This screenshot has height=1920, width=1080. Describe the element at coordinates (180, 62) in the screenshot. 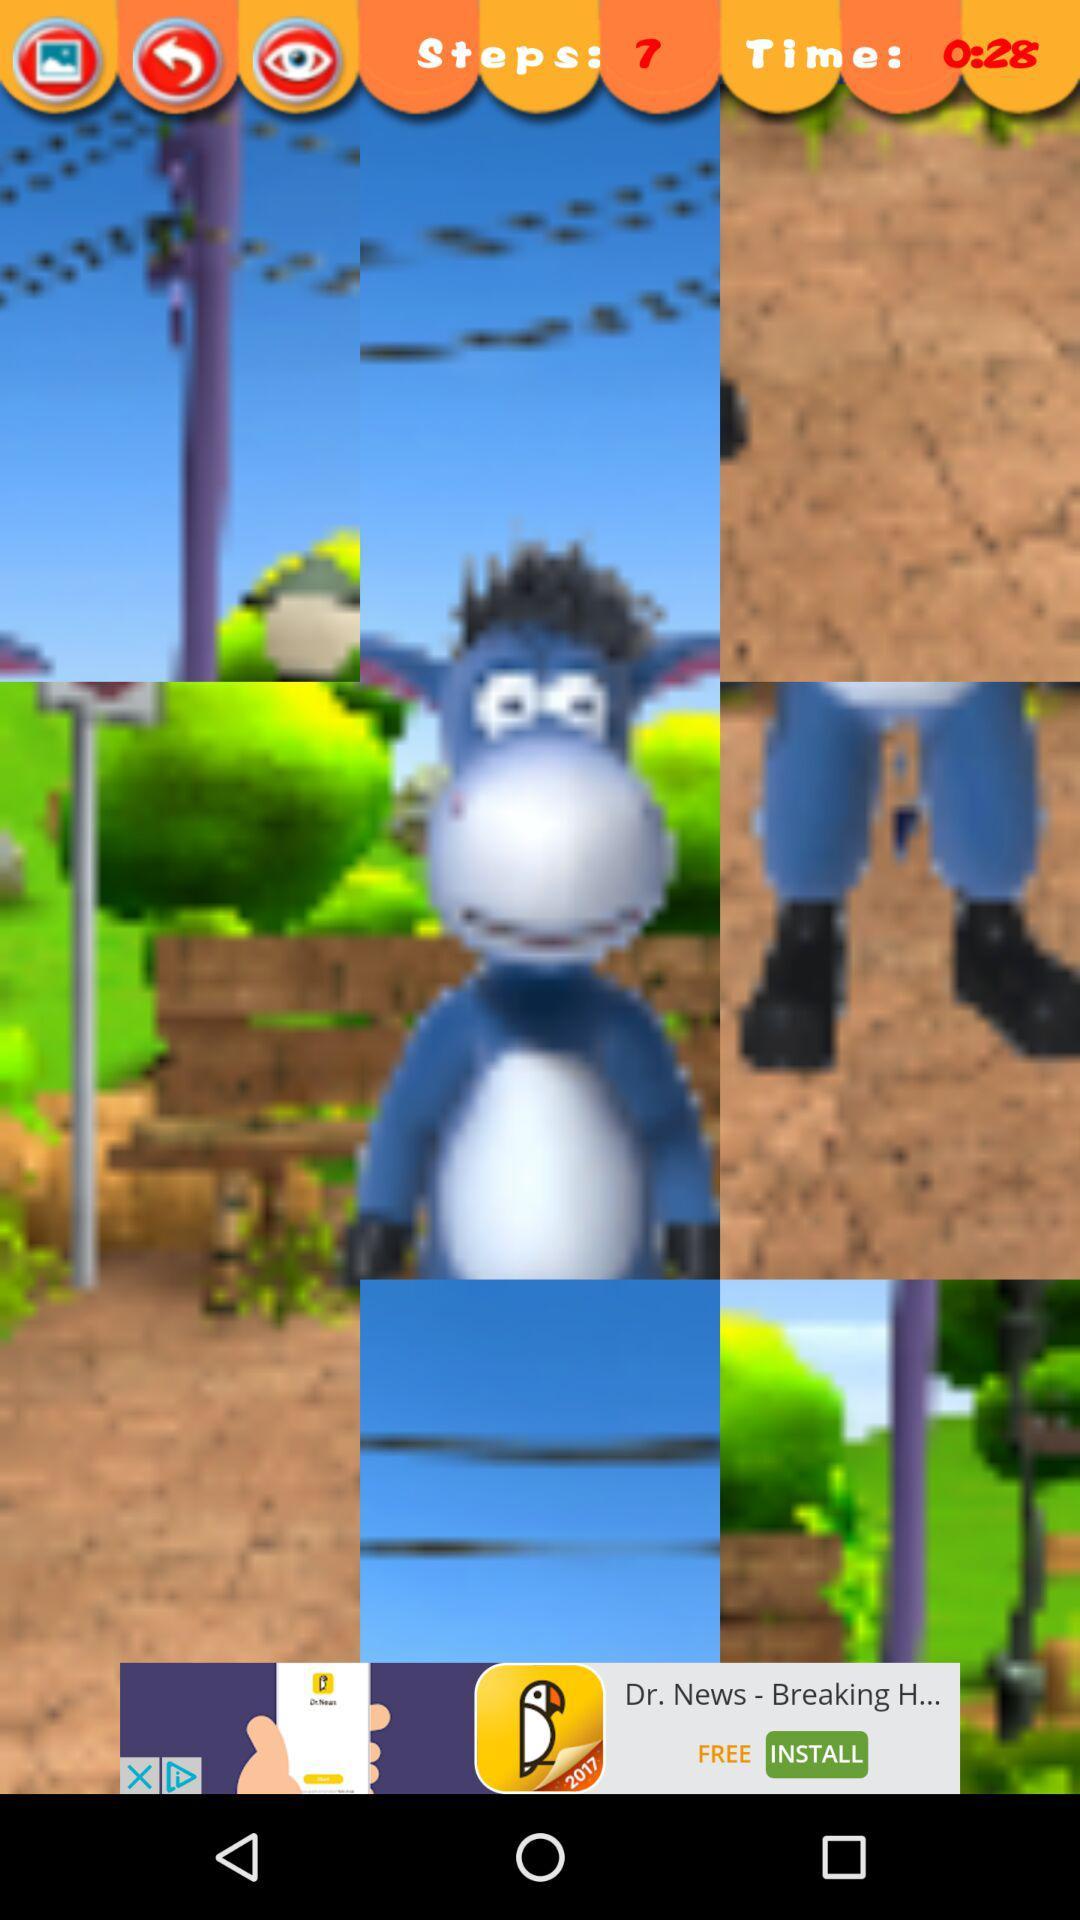

I see `the undo icon` at that location.